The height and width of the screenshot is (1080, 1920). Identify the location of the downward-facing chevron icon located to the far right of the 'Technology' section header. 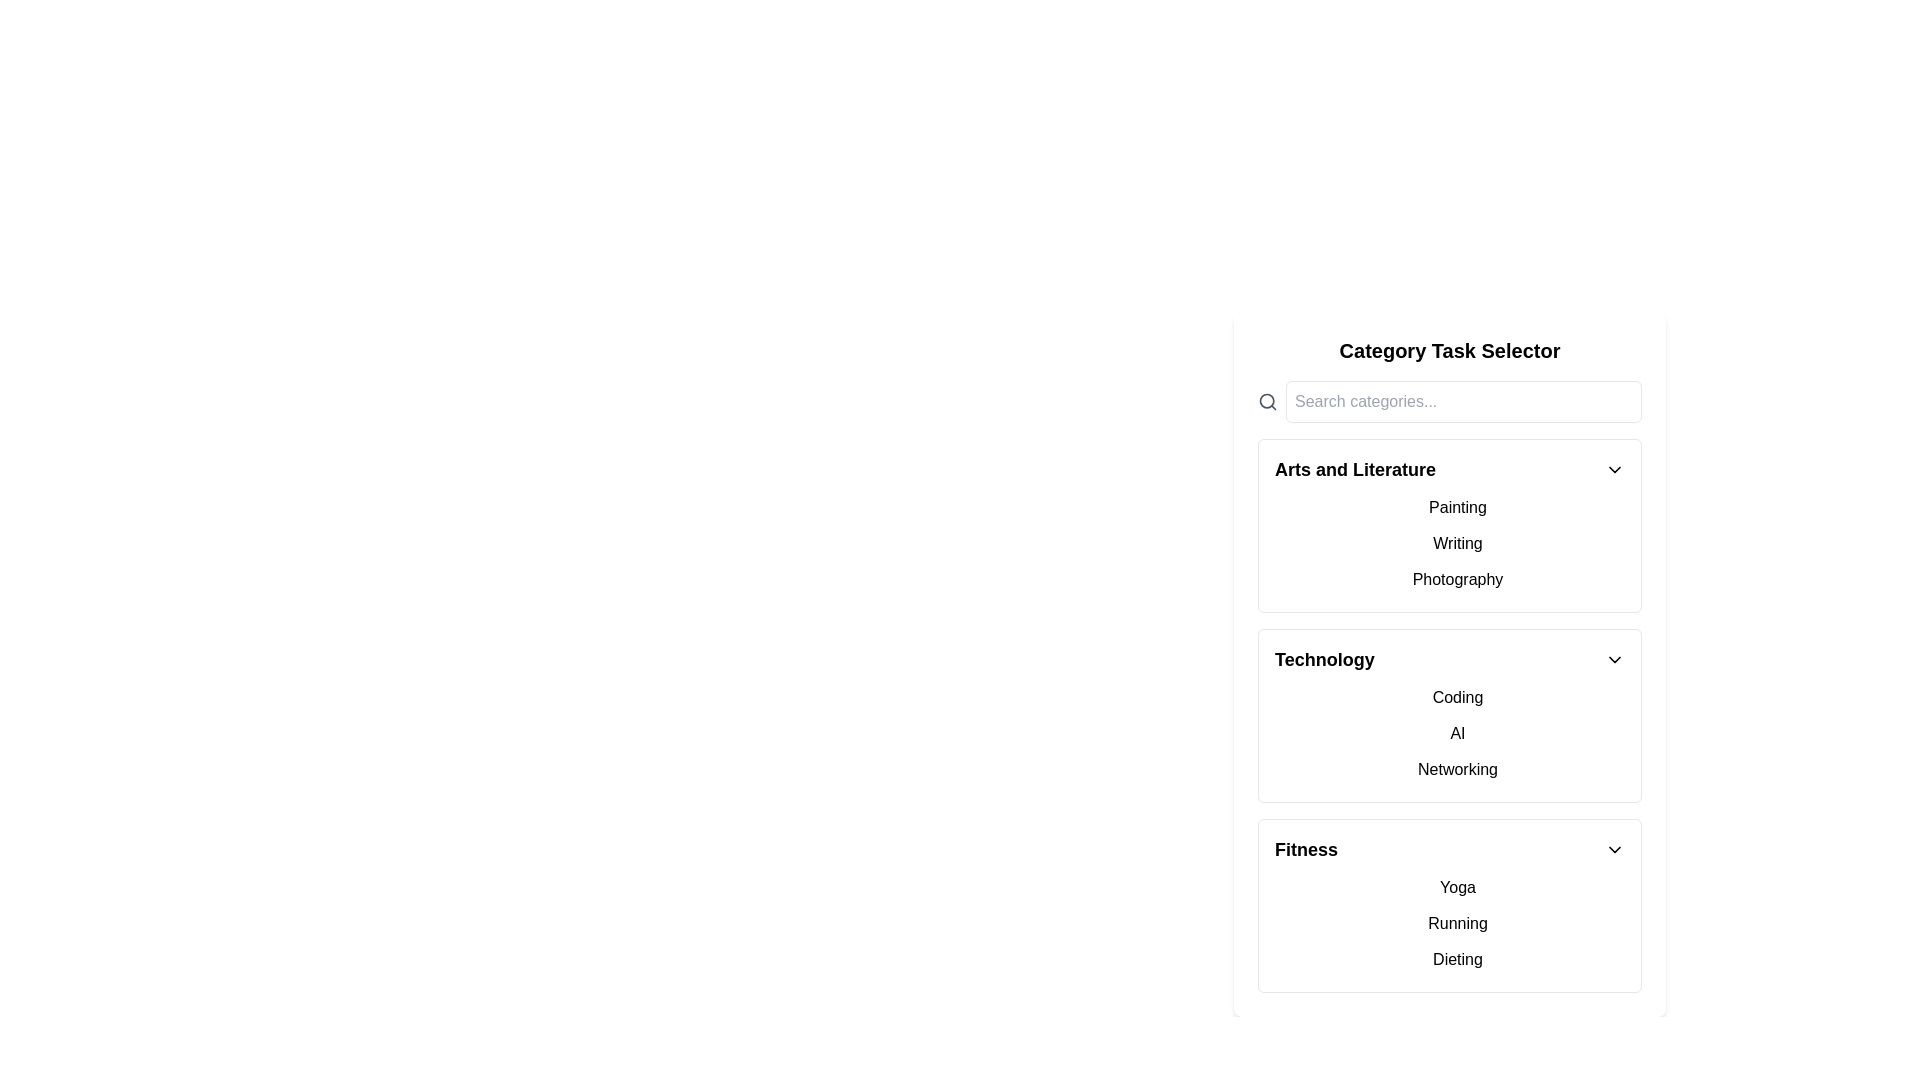
(1614, 659).